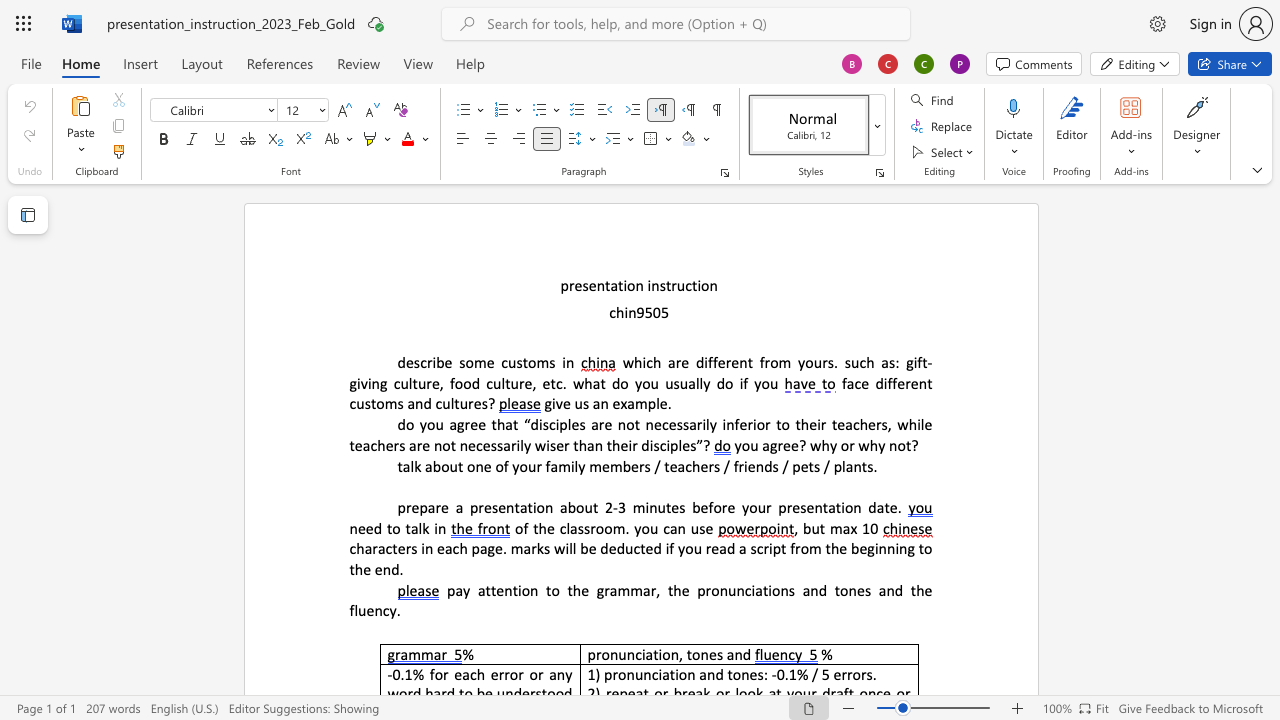 The width and height of the screenshot is (1280, 720). What do you see at coordinates (581, 403) in the screenshot?
I see `the space between the continuous character "u" and "s" in the text` at bounding box center [581, 403].